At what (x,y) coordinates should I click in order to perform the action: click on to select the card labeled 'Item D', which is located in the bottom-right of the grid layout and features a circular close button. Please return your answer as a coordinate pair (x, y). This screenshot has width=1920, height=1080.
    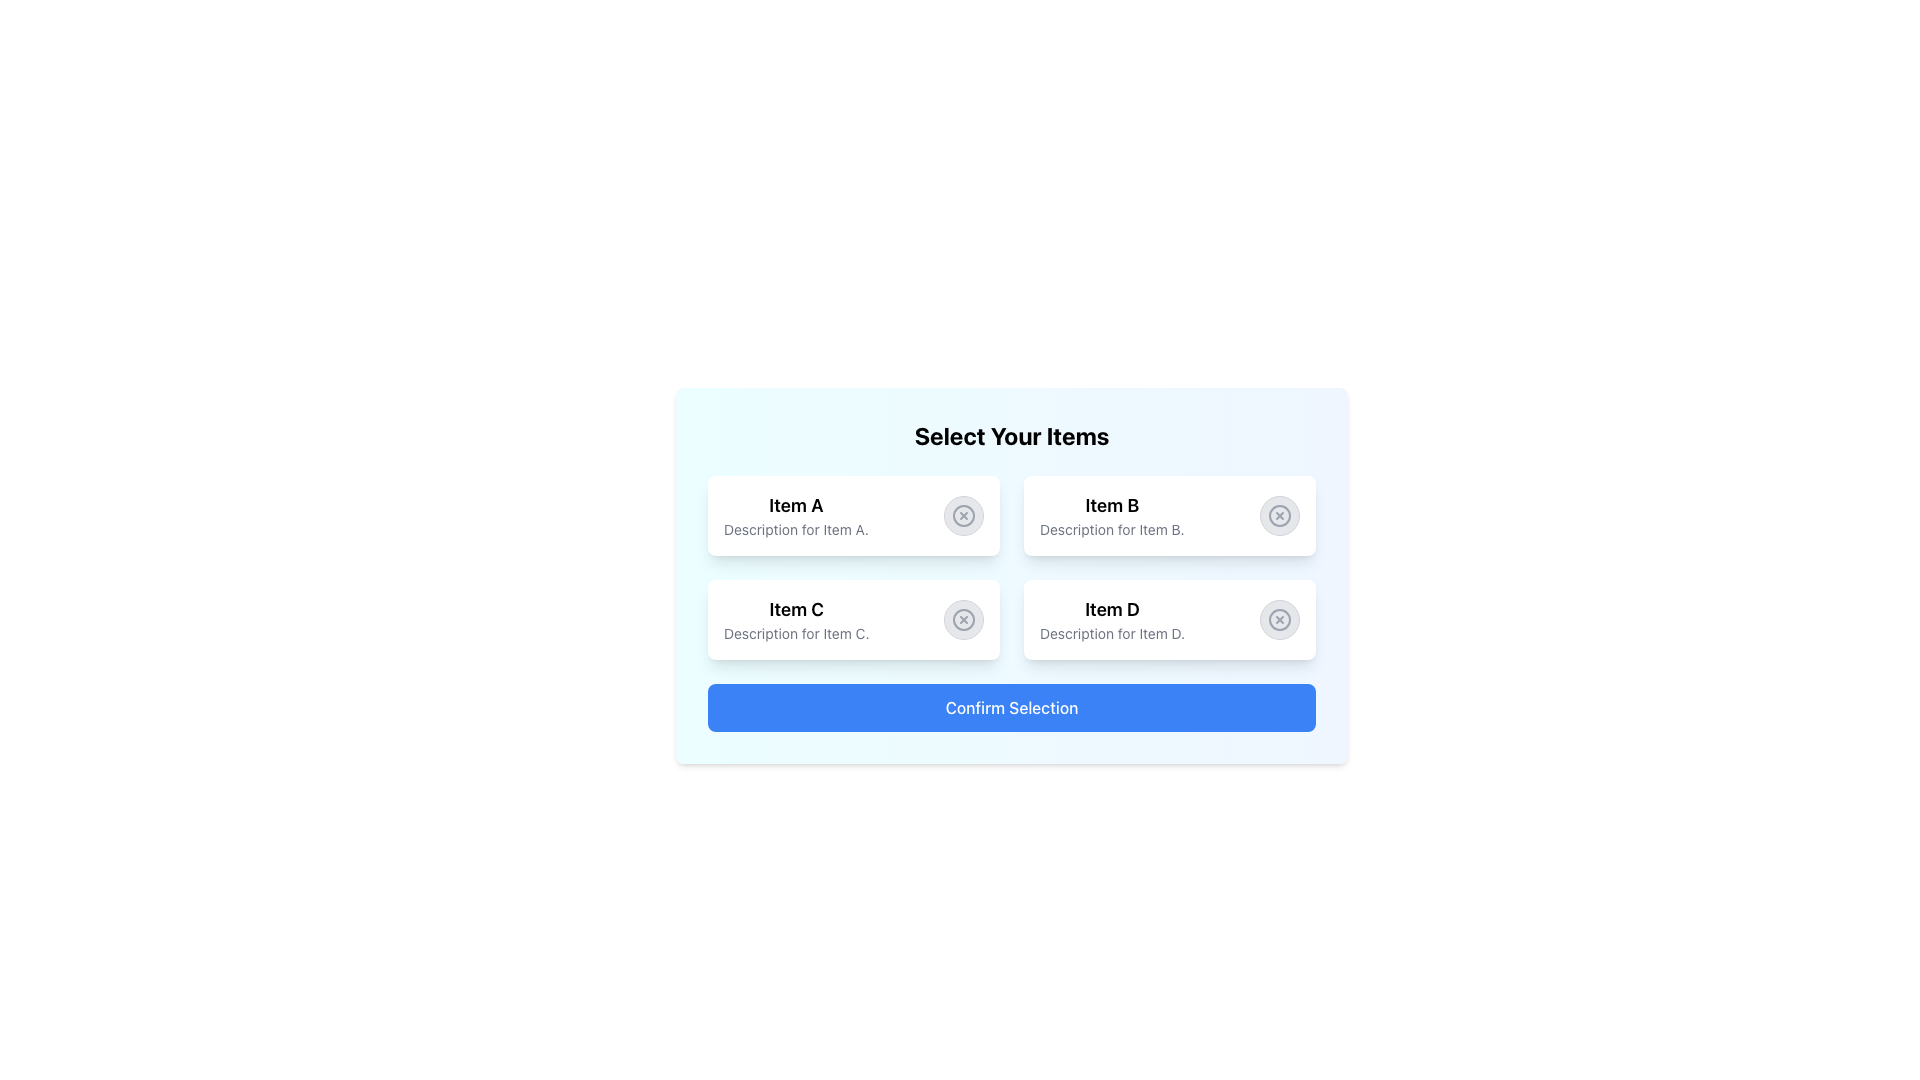
    Looking at the image, I should click on (1170, 619).